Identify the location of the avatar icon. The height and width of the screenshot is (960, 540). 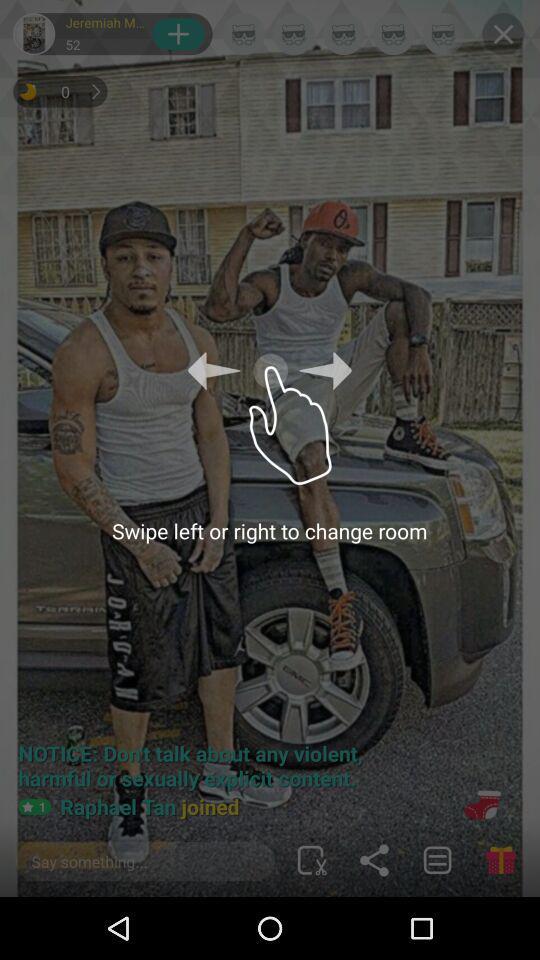
(33, 33).